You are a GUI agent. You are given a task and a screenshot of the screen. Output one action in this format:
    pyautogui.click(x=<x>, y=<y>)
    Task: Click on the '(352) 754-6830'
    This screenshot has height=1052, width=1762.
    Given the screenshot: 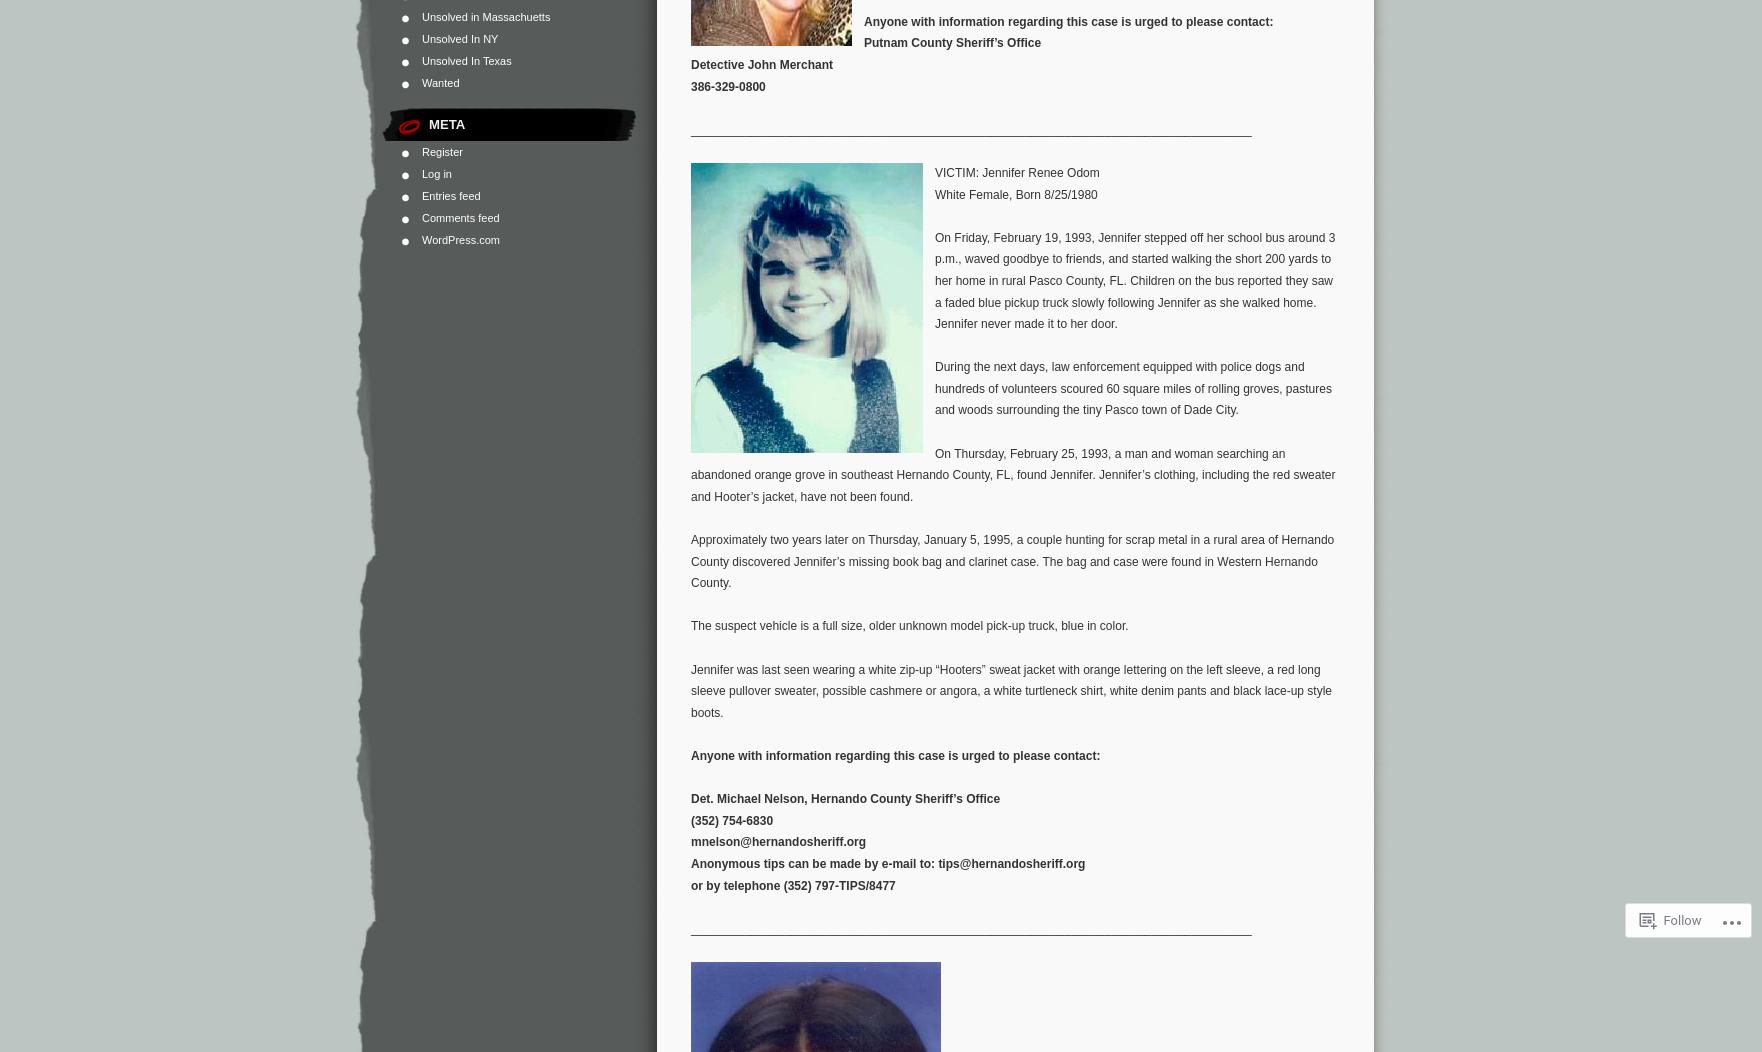 What is the action you would take?
    pyautogui.click(x=730, y=820)
    